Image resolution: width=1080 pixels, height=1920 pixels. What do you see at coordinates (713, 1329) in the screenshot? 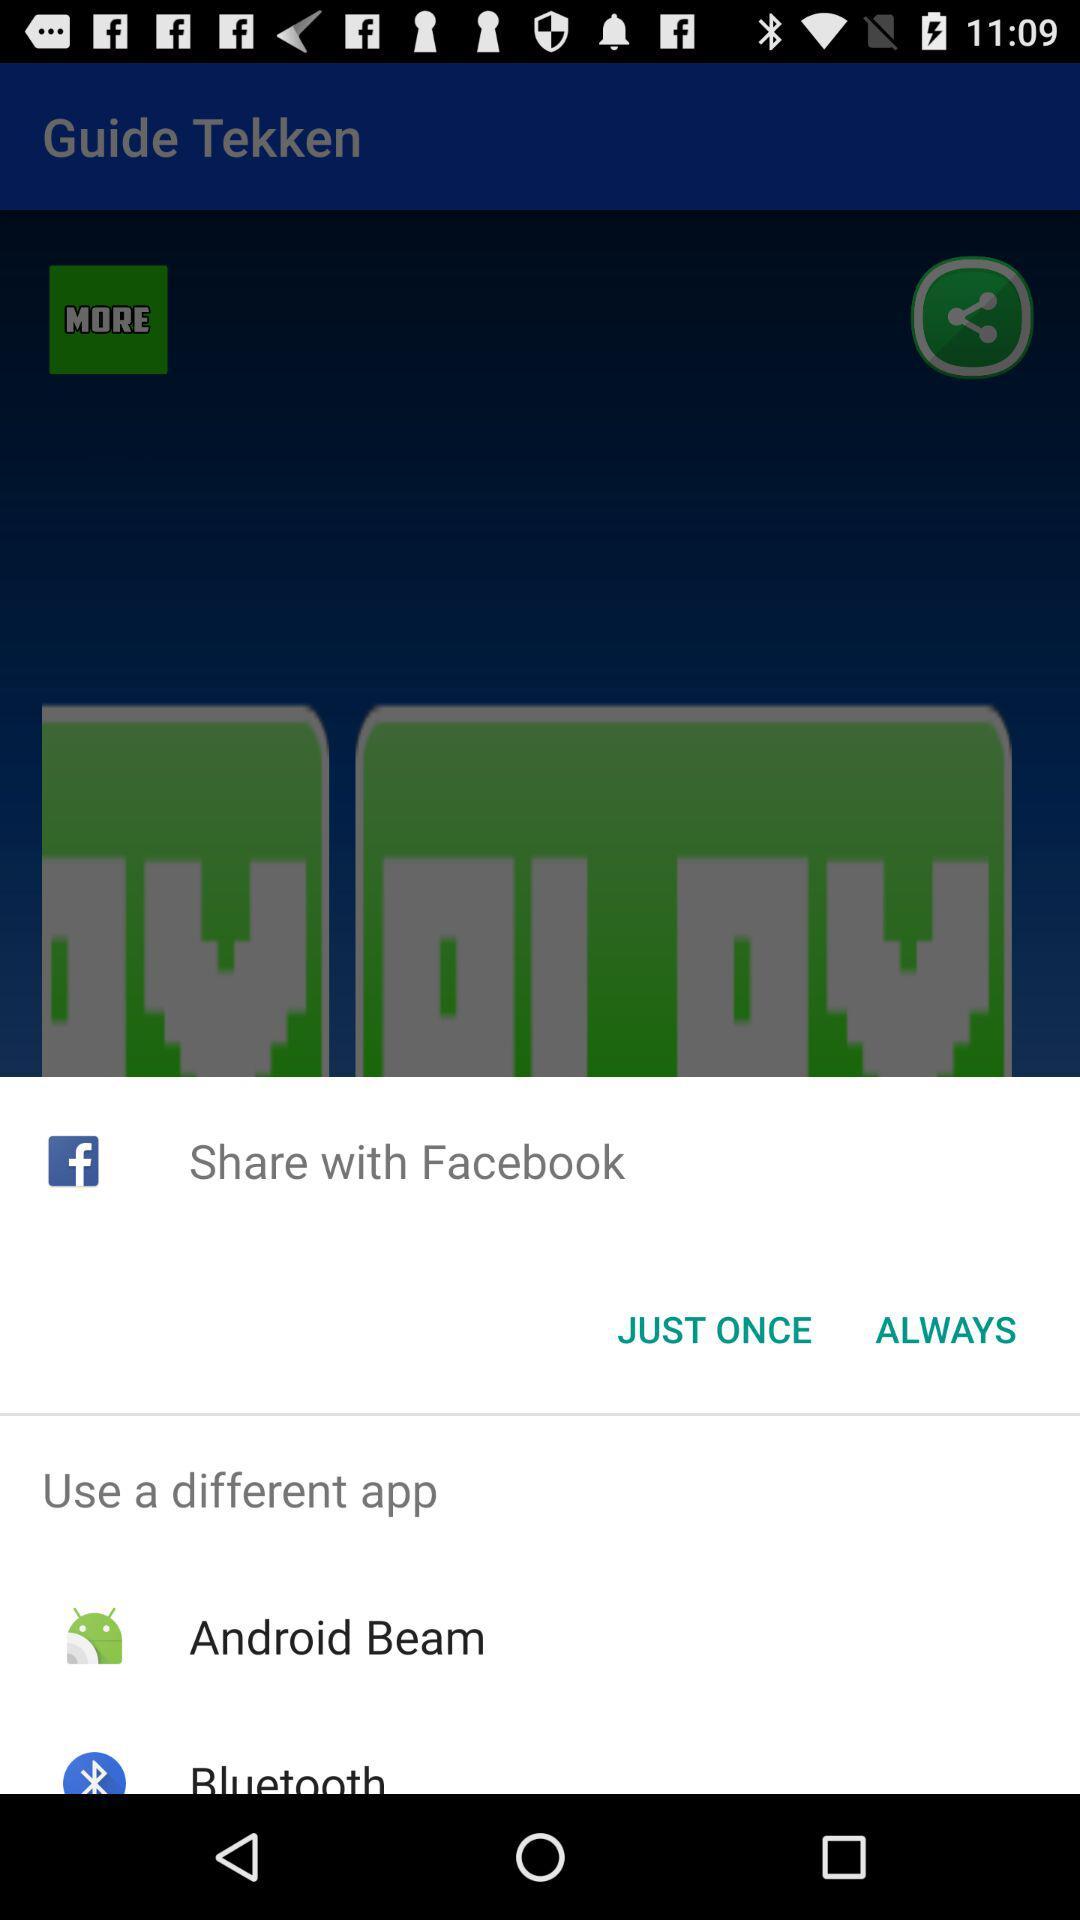
I see `the icon below the share with facebook item` at bounding box center [713, 1329].